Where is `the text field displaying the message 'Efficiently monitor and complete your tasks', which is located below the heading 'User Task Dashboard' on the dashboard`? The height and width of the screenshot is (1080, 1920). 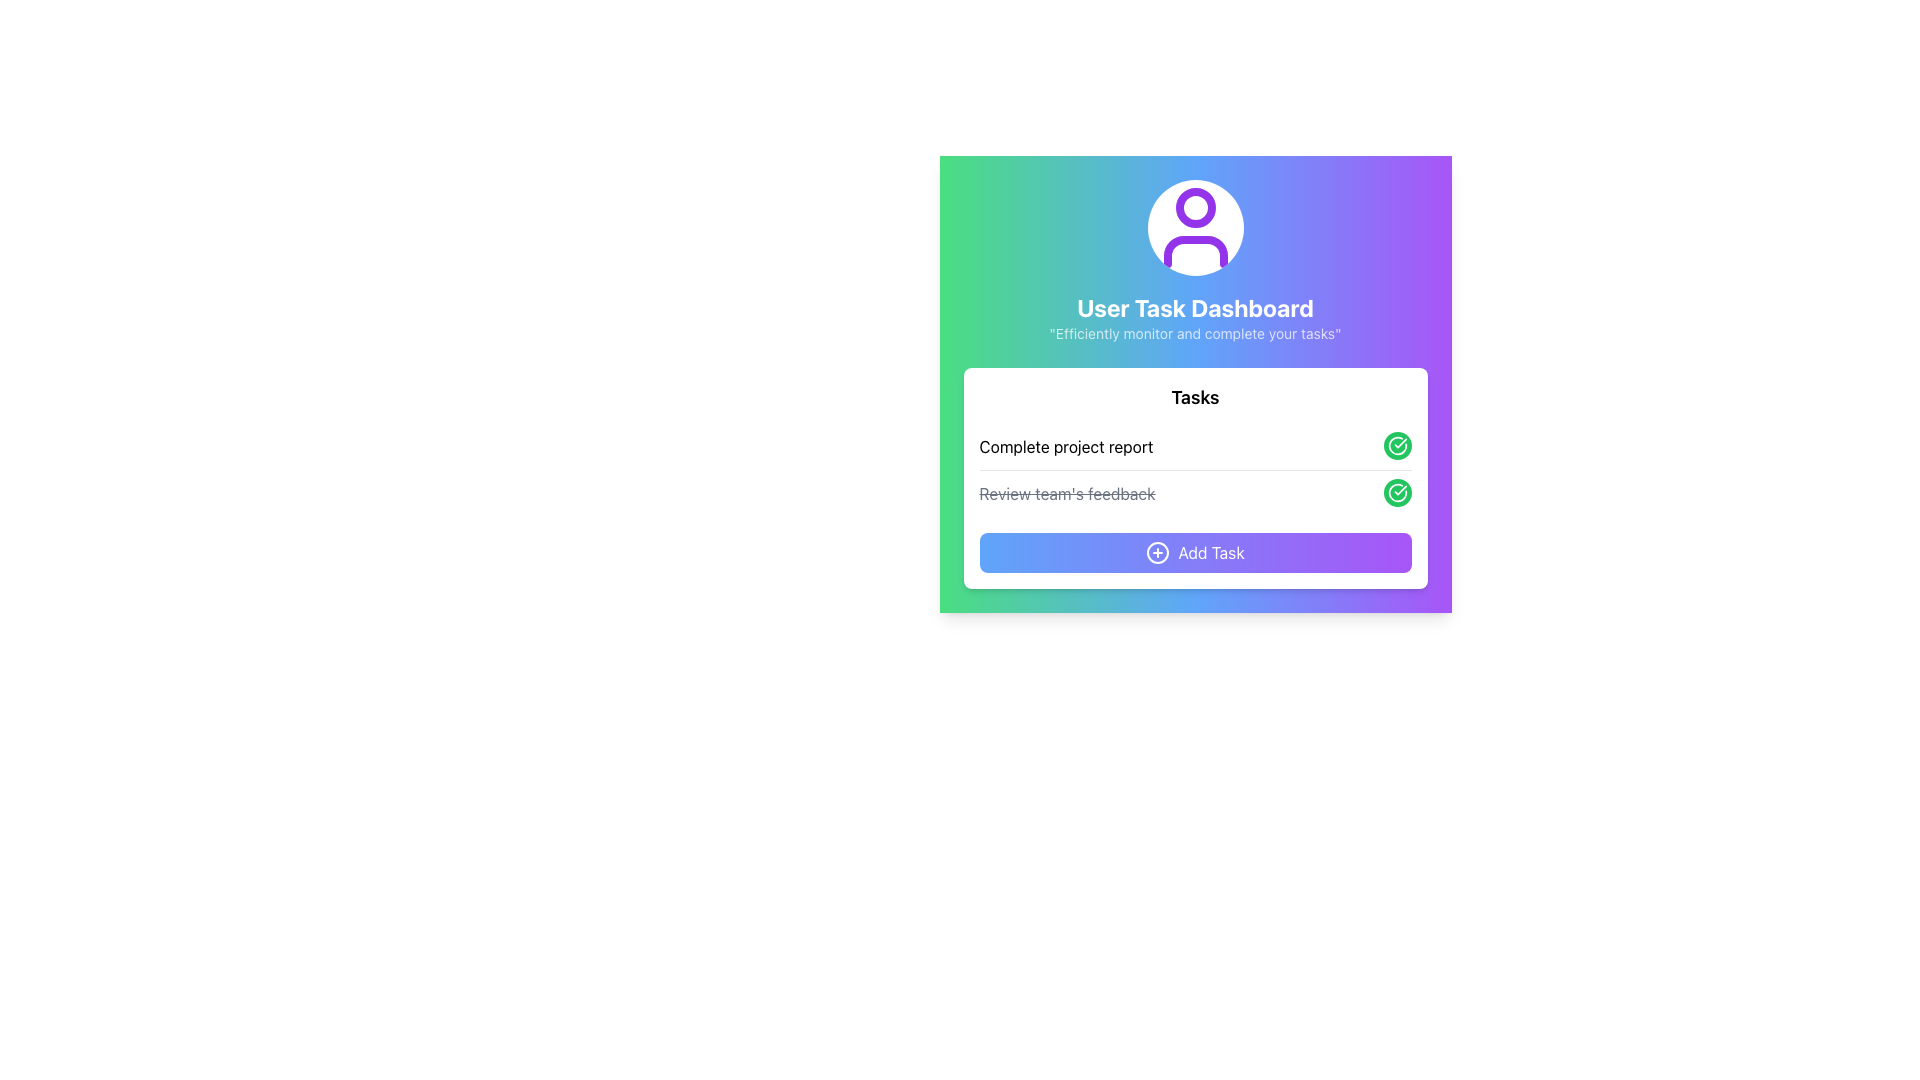 the text field displaying the message 'Efficiently monitor and complete your tasks', which is located below the heading 'User Task Dashboard' on the dashboard is located at coordinates (1195, 333).